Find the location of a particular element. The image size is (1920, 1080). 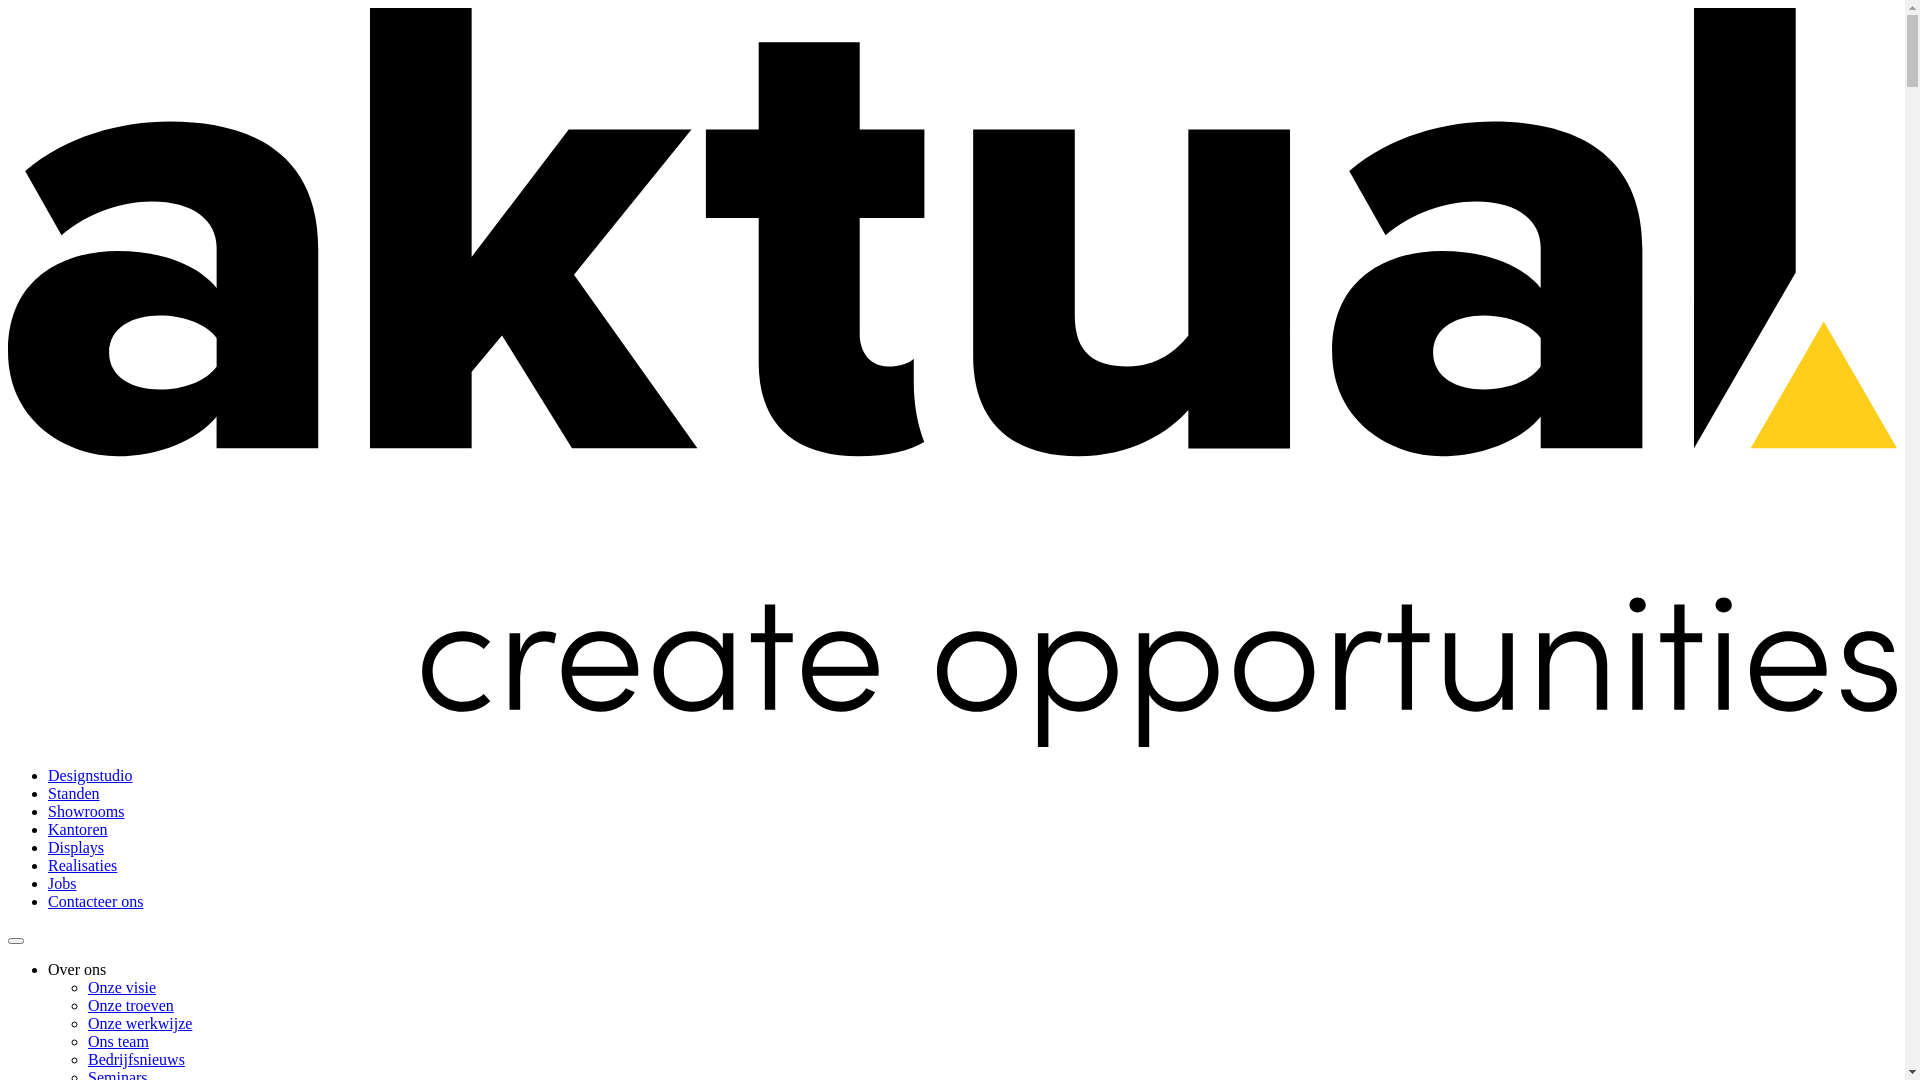

'Kantoren' is located at coordinates (77, 829).